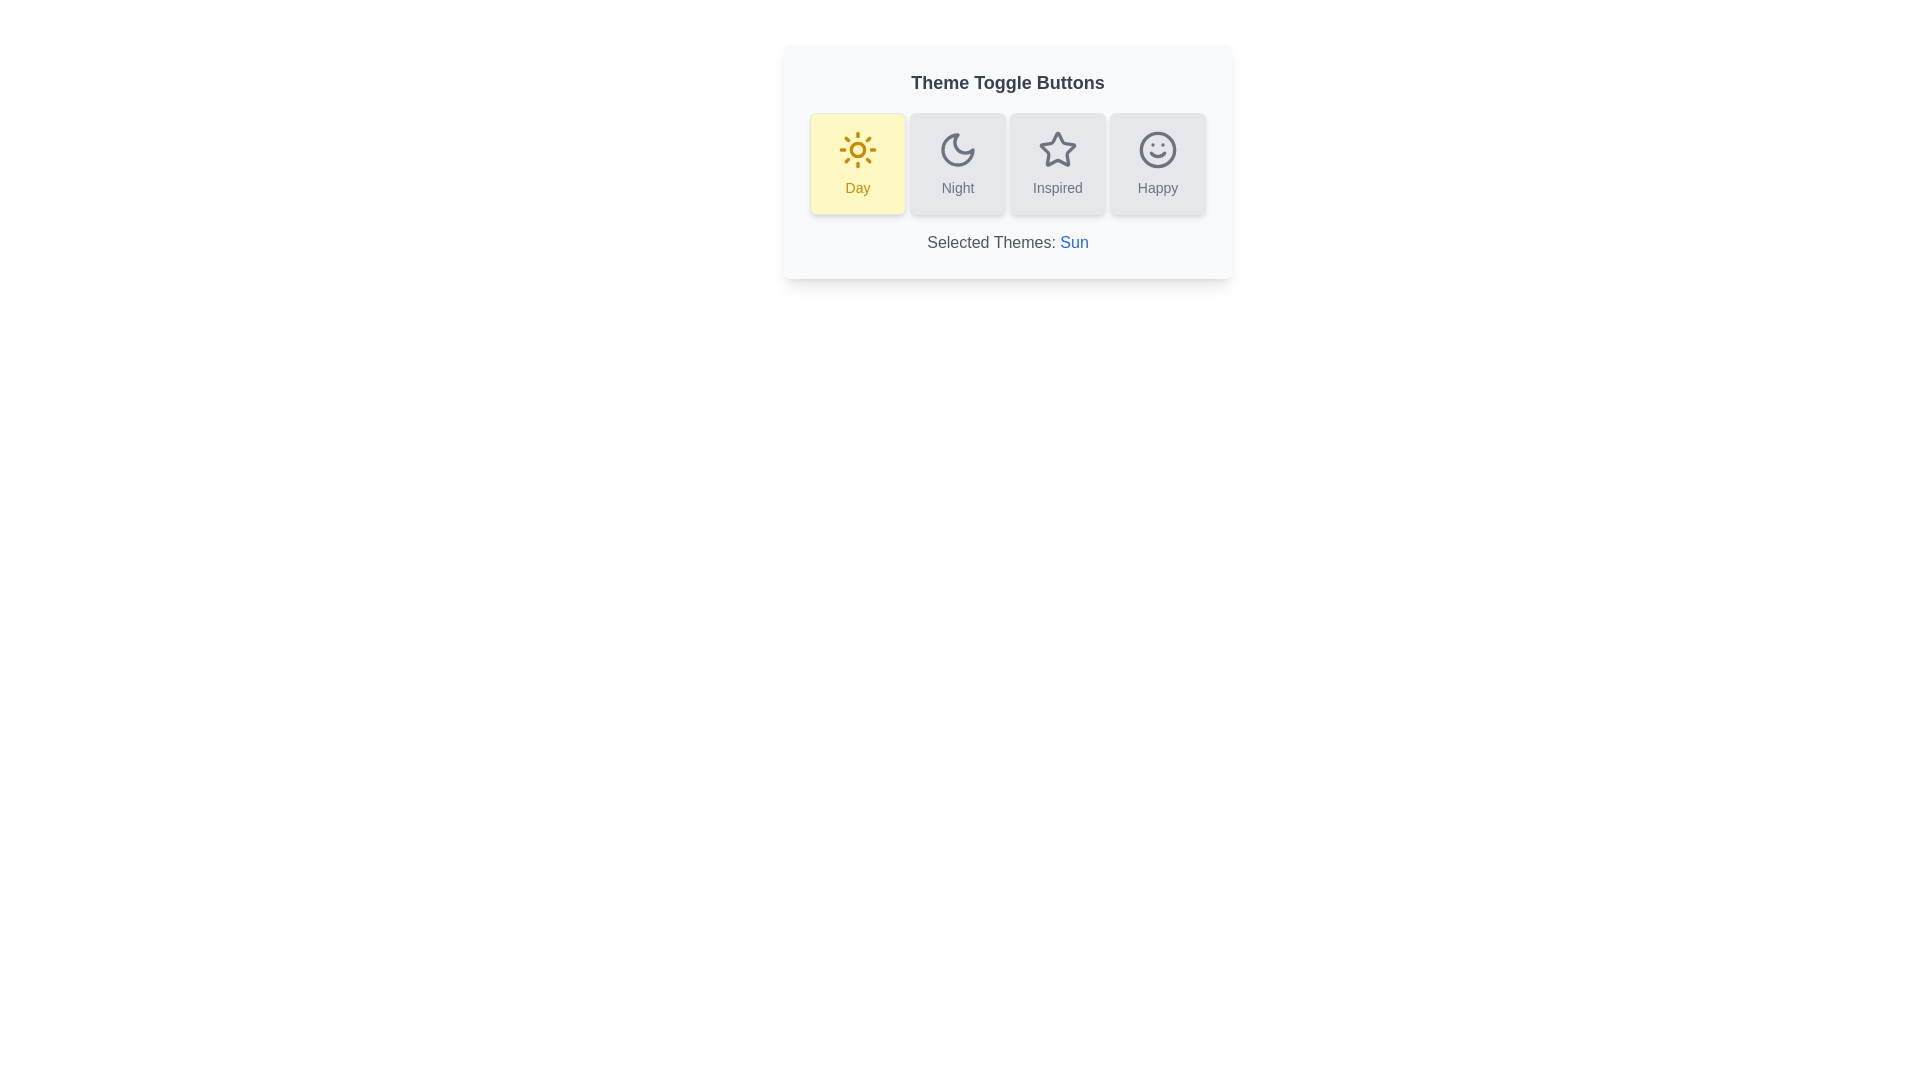 The height and width of the screenshot is (1080, 1920). I want to click on the theme selection button group labeled 'Day', 'Night', 'Inspired', and 'Happy', so click(1008, 163).